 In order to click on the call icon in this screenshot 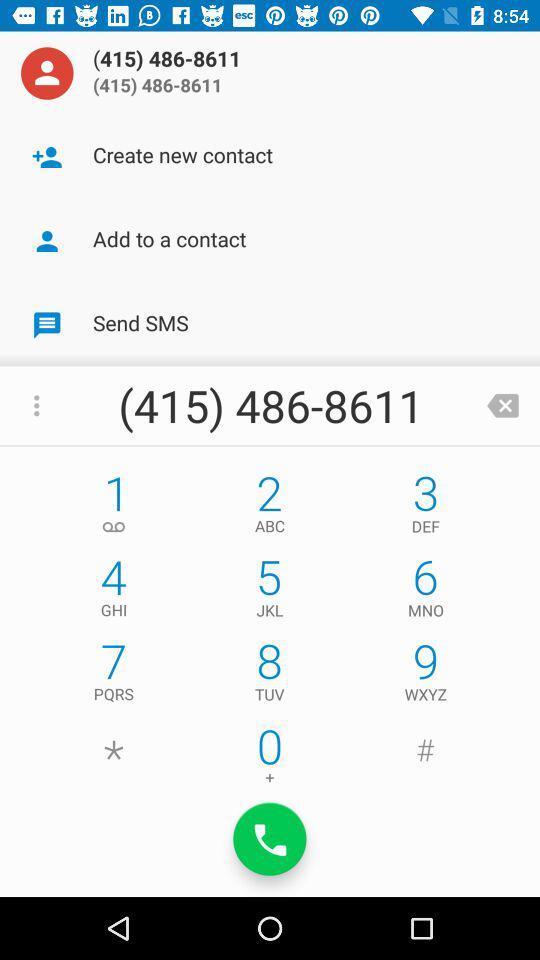, I will do `click(270, 839)`.